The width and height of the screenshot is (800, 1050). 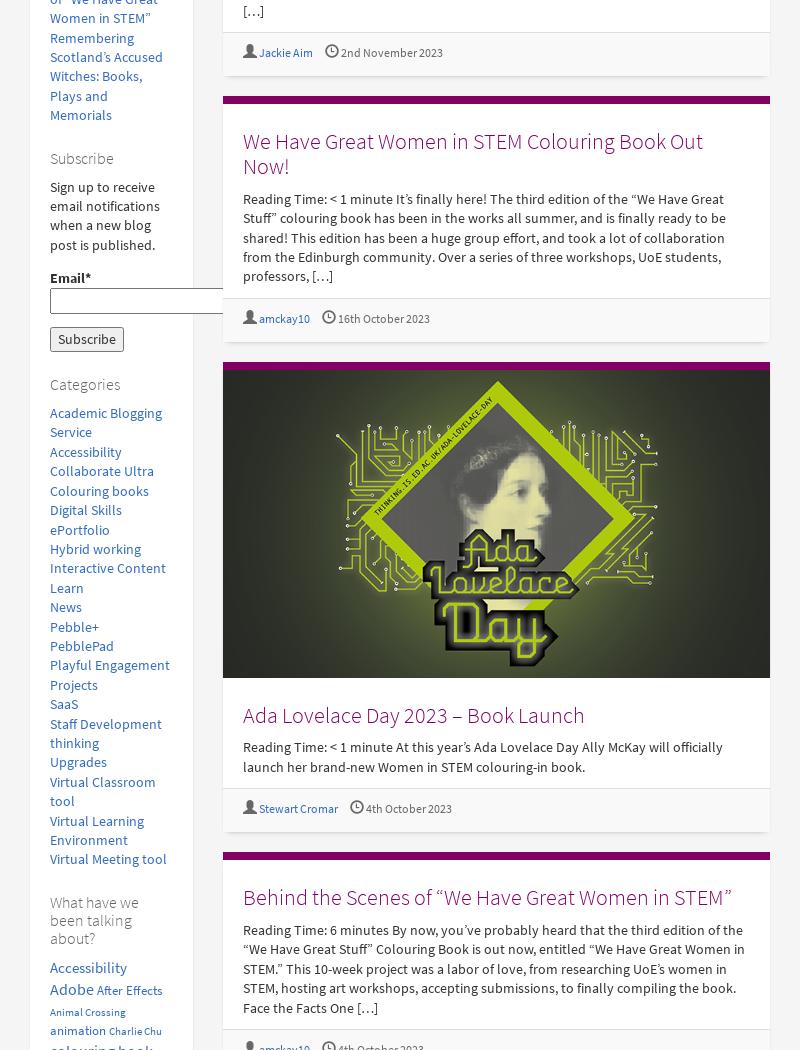 What do you see at coordinates (49, 859) in the screenshot?
I see `'Virtual Meeting tool'` at bounding box center [49, 859].